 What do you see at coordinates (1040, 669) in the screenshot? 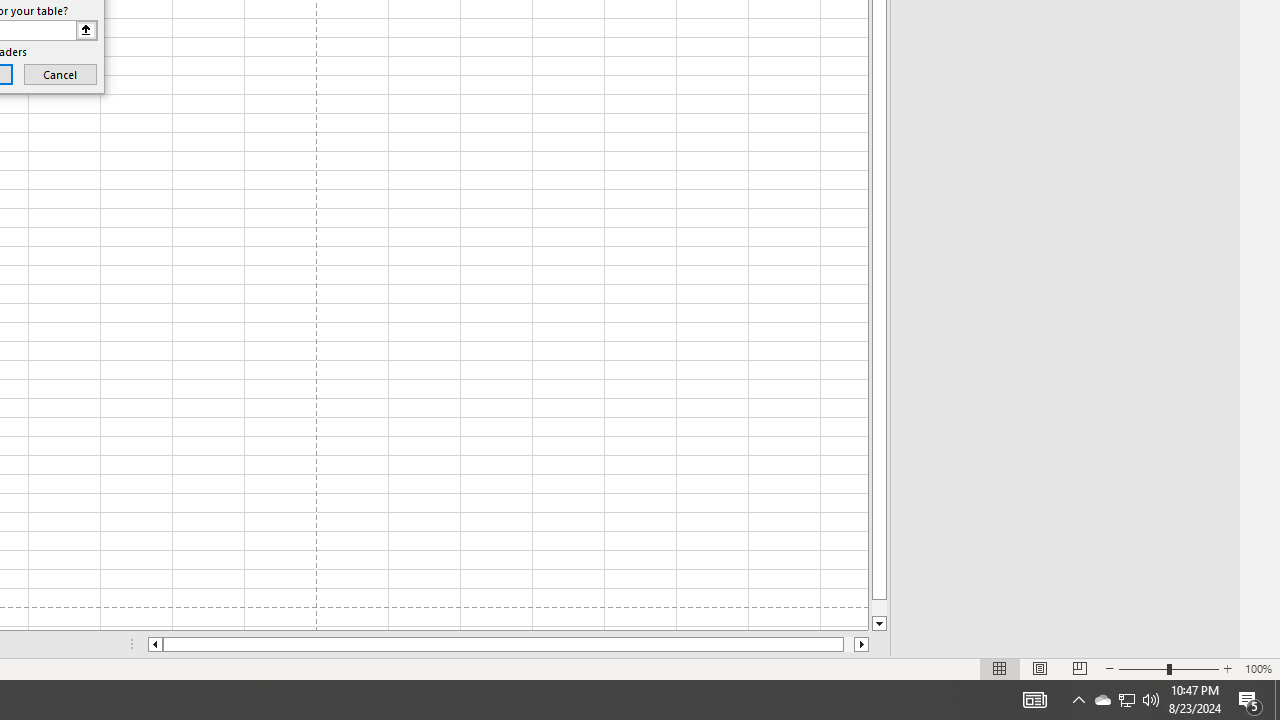
I see `'Page Layout'` at bounding box center [1040, 669].